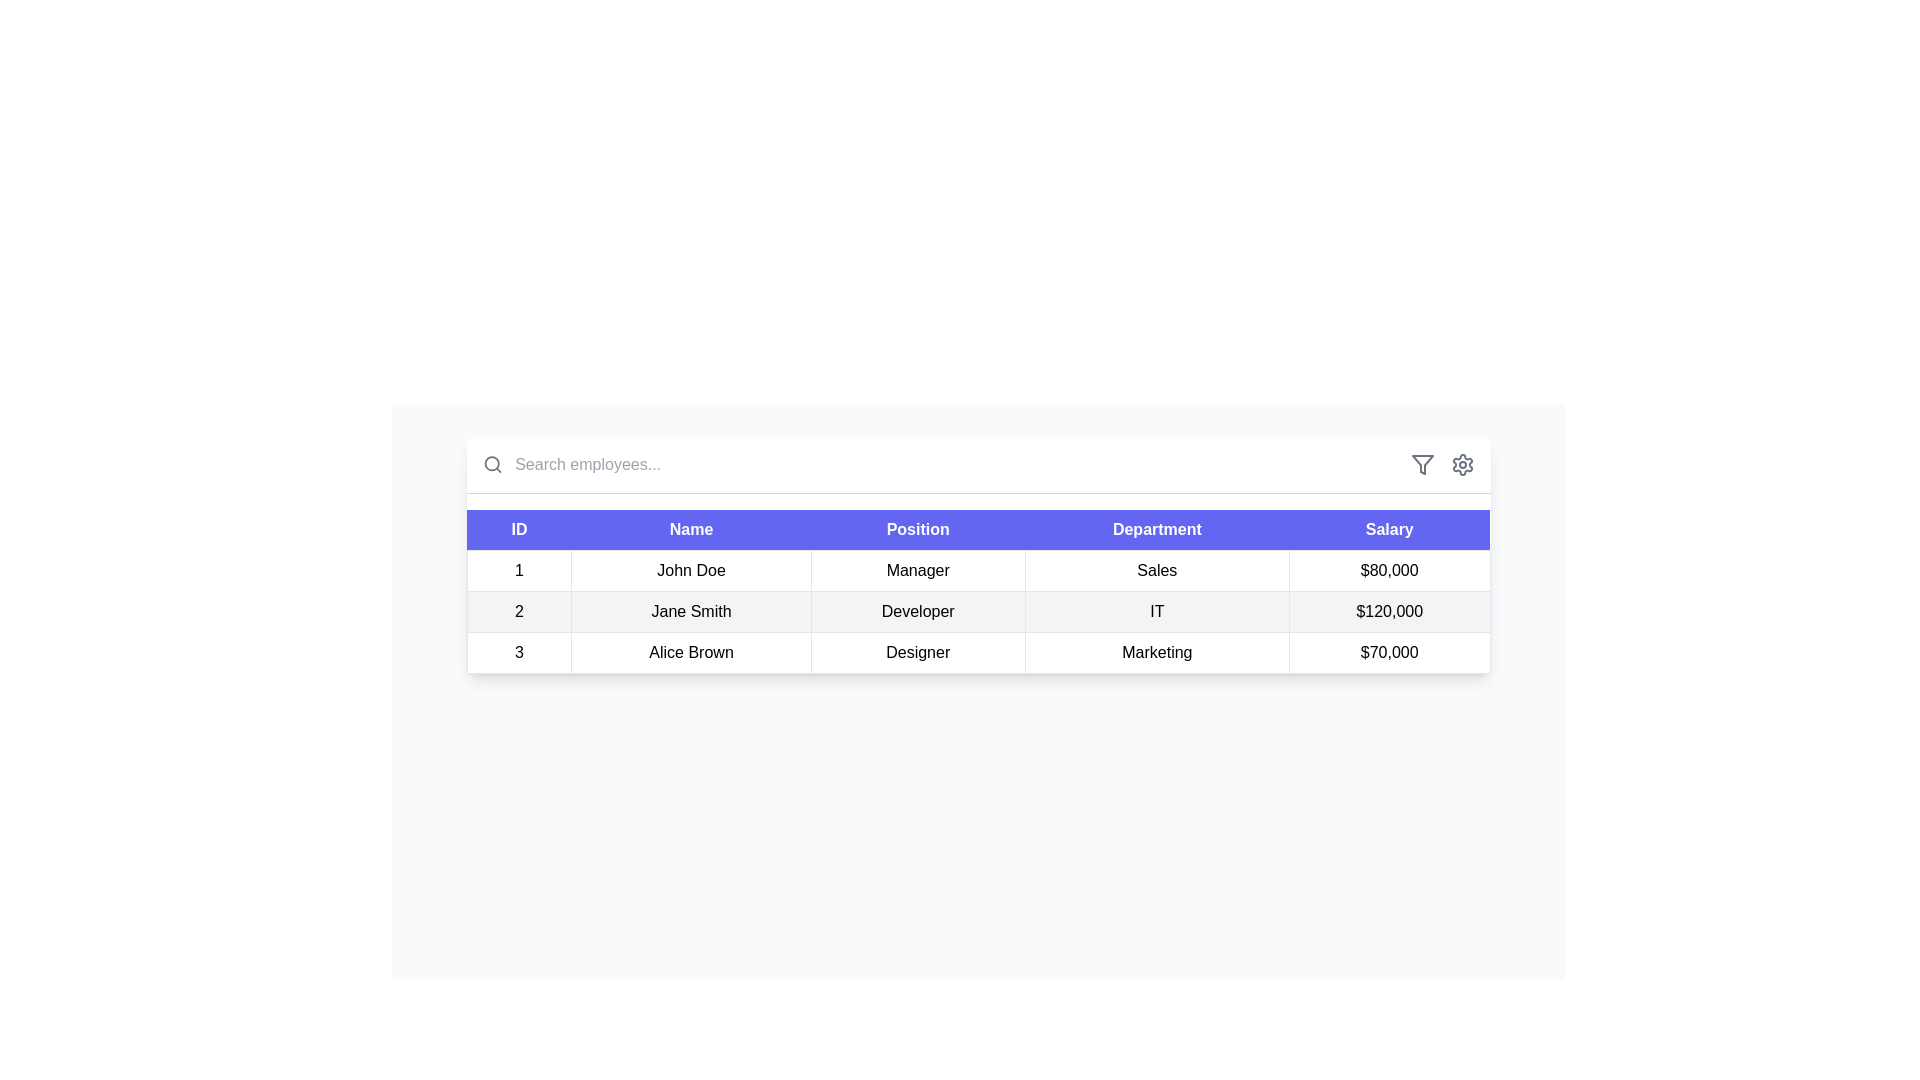  What do you see at coordinates (691, 652) in the screenshot?
I see `the text field displaying 'Alice Brown', which is located in the third row of a table under the 'Name' column, between 'ID' and 'Position' columns` at bounding box center [691, 652].